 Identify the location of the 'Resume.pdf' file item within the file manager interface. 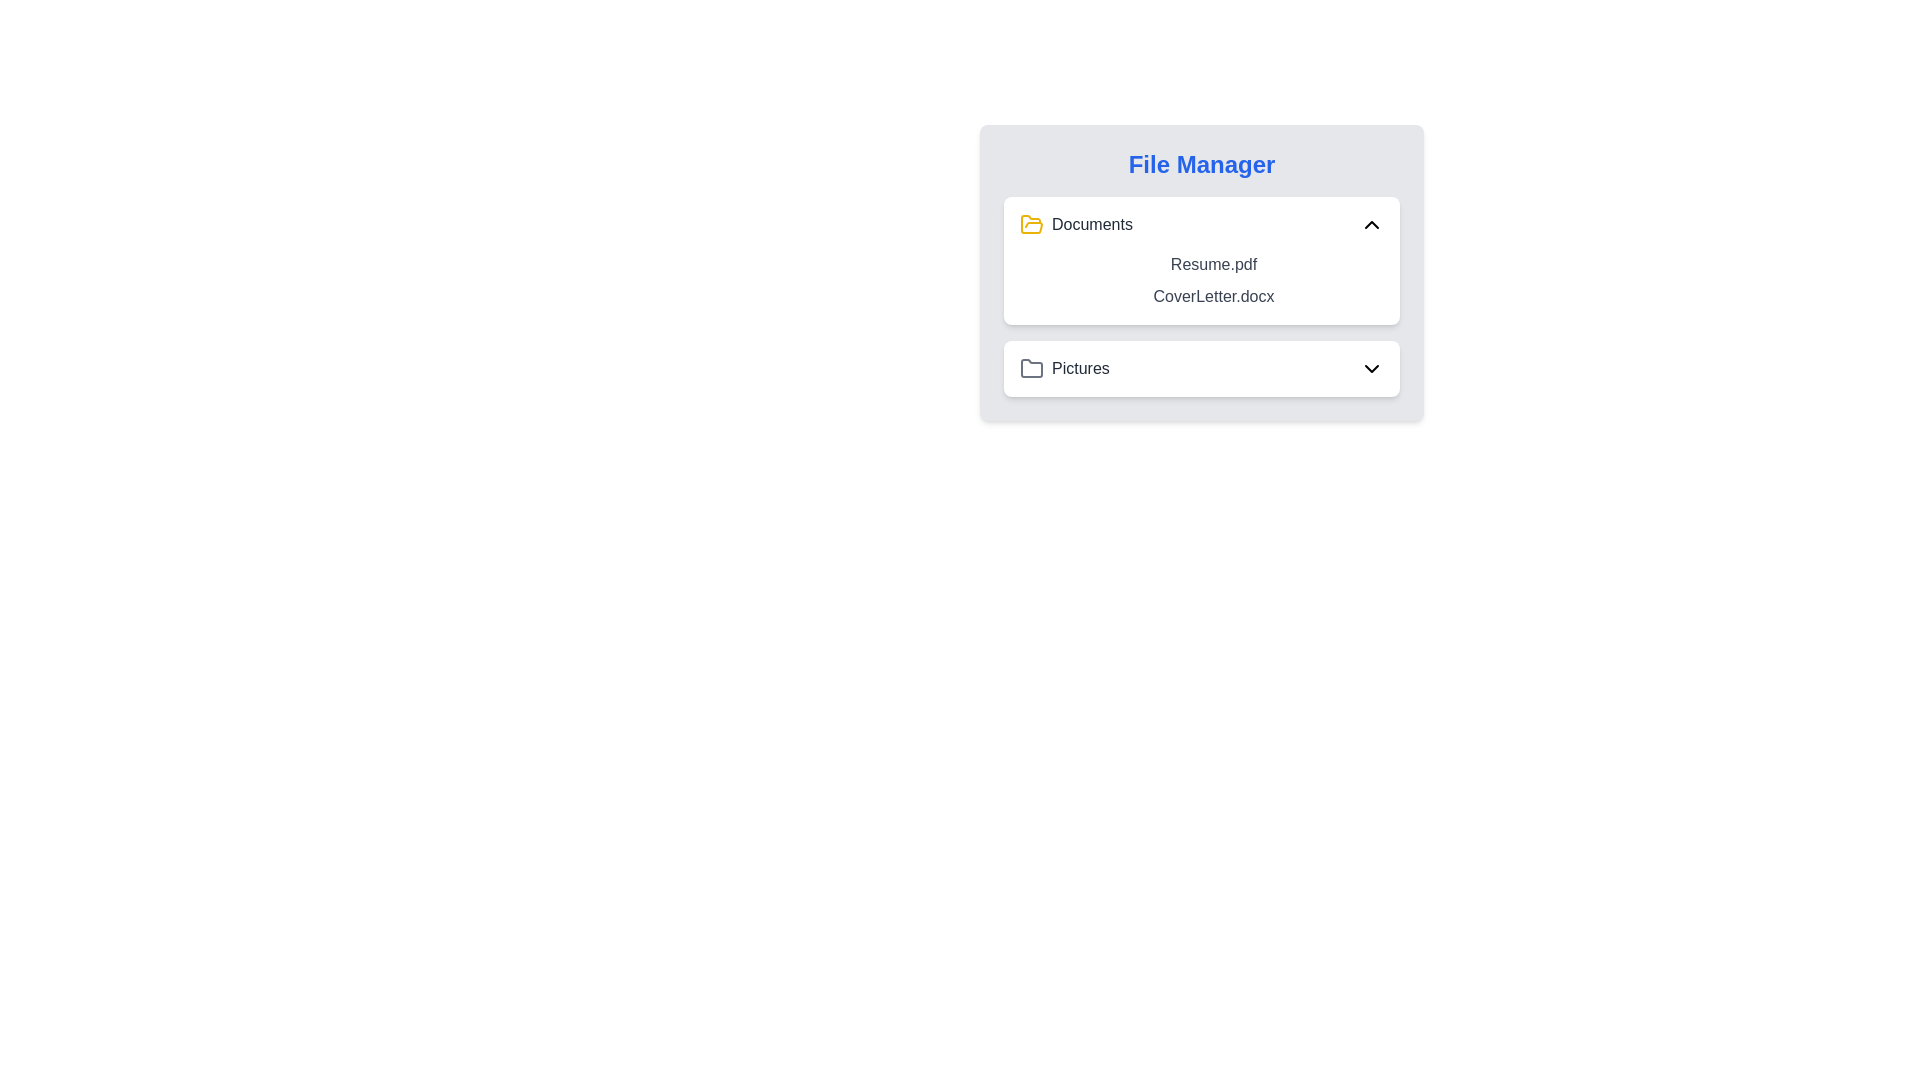
(1200, 273).